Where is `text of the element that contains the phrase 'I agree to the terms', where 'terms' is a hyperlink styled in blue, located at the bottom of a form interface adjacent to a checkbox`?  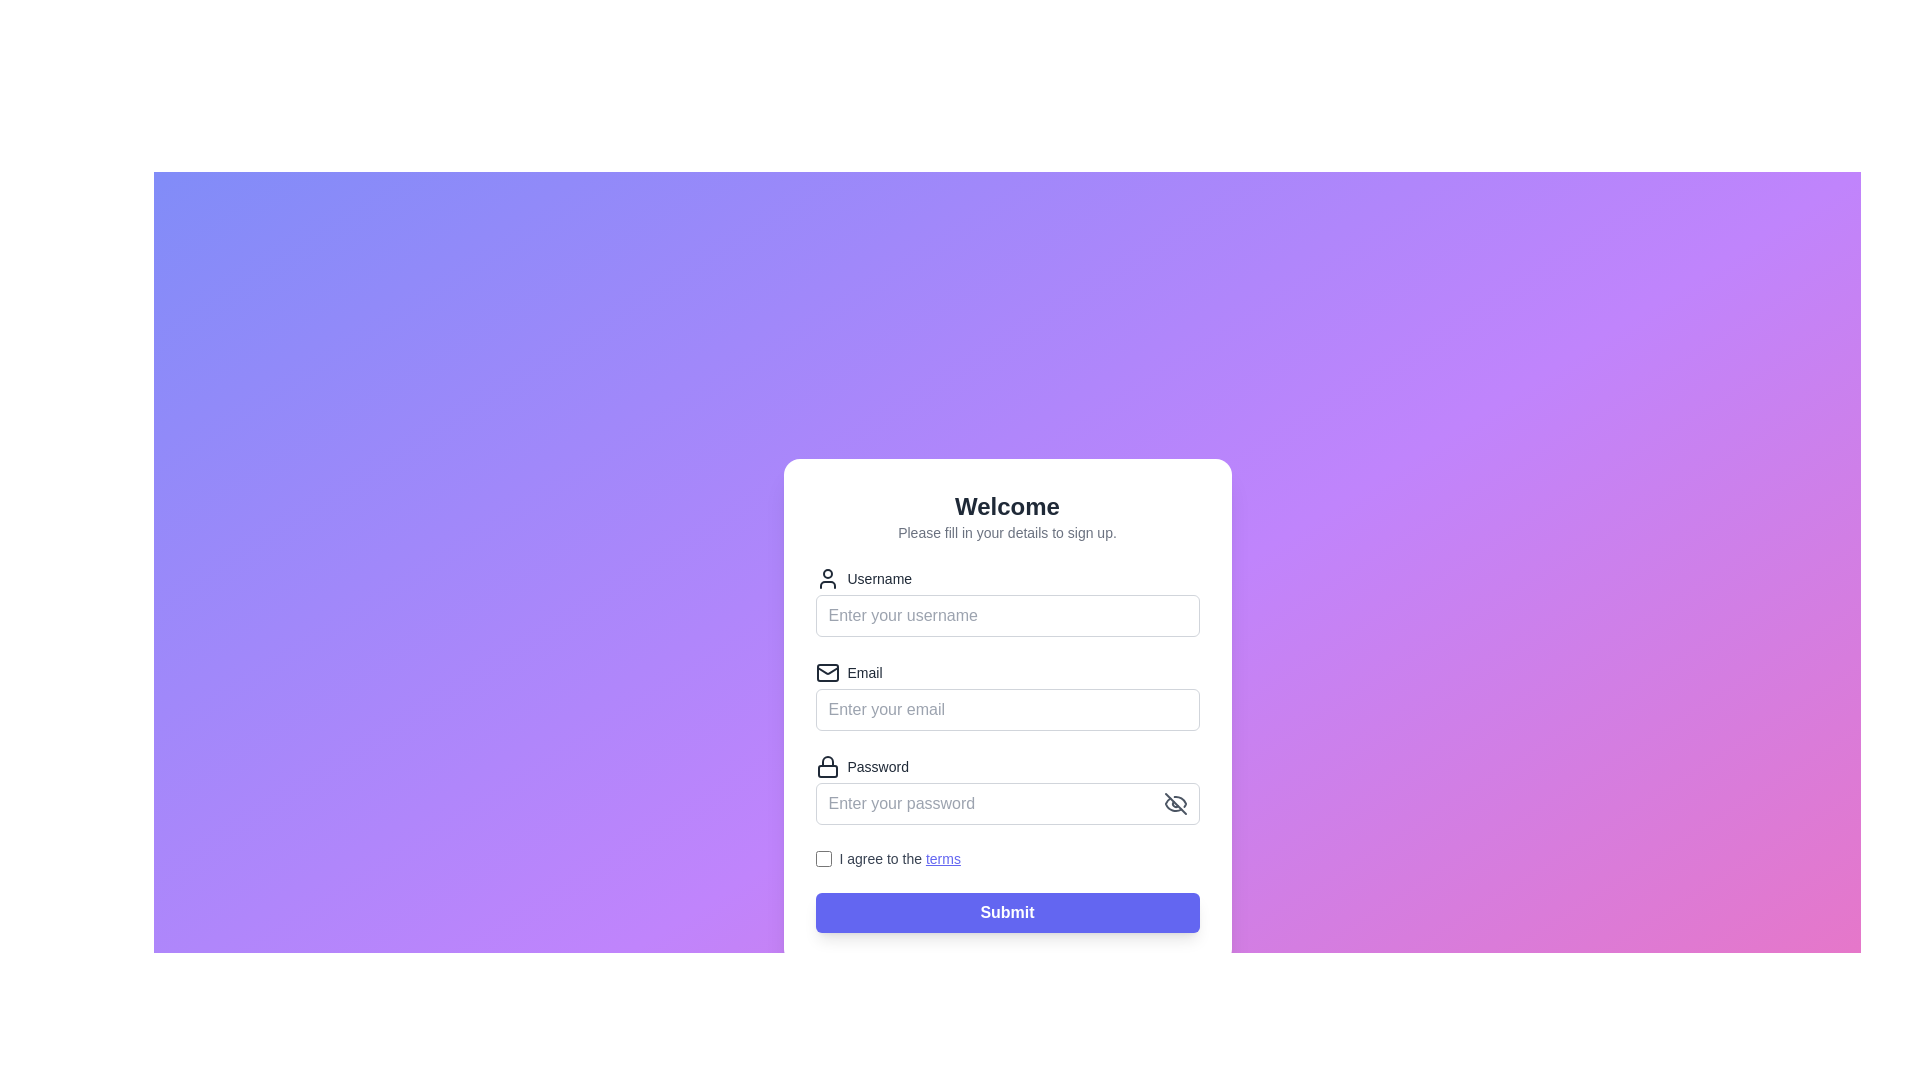
text of the element that contains the phrase 'I agree to the terms', where 'terms' is a hyperlink styled in blue, located at the bottom of a form interface adjacent to a checkbox is located at coordinates (899, 858).